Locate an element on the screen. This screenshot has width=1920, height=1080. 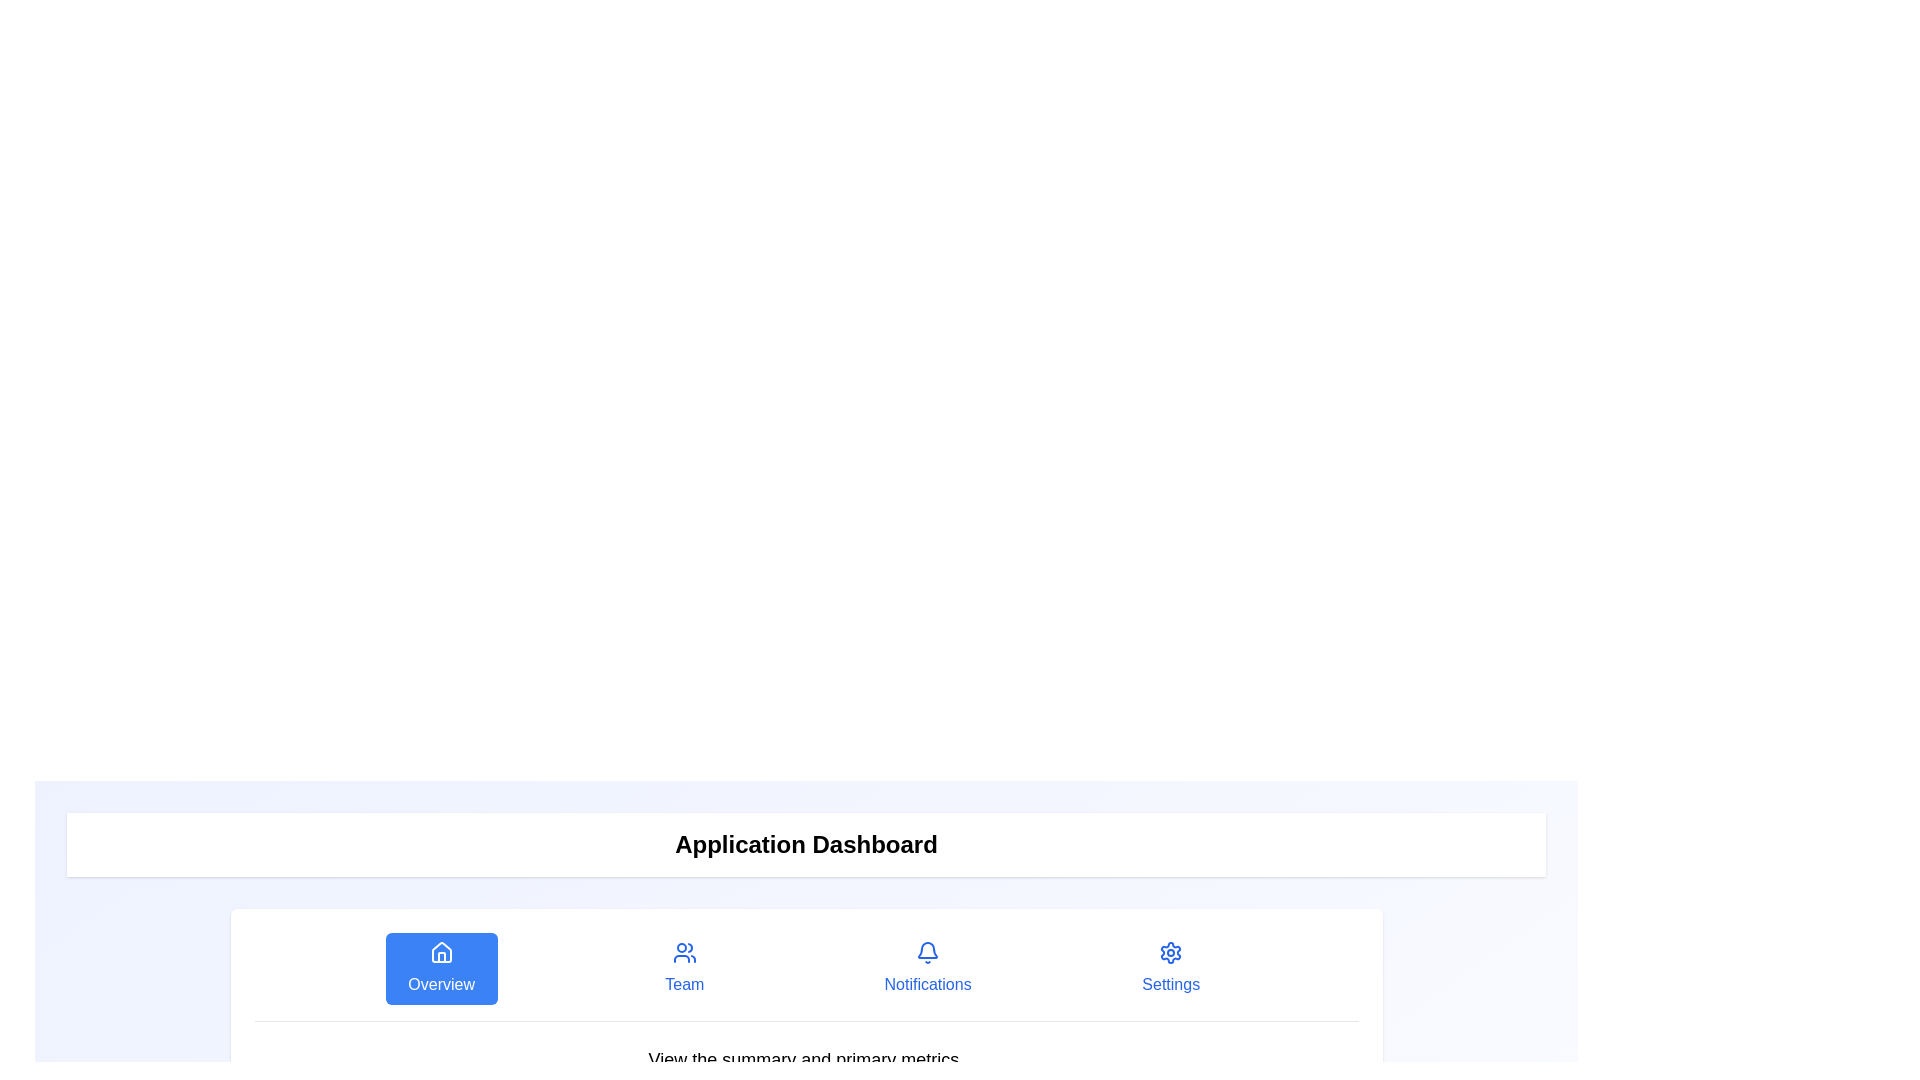
the gear icon located at the far right of the horizontal navigation bar is located at coordinates (1171, 951).